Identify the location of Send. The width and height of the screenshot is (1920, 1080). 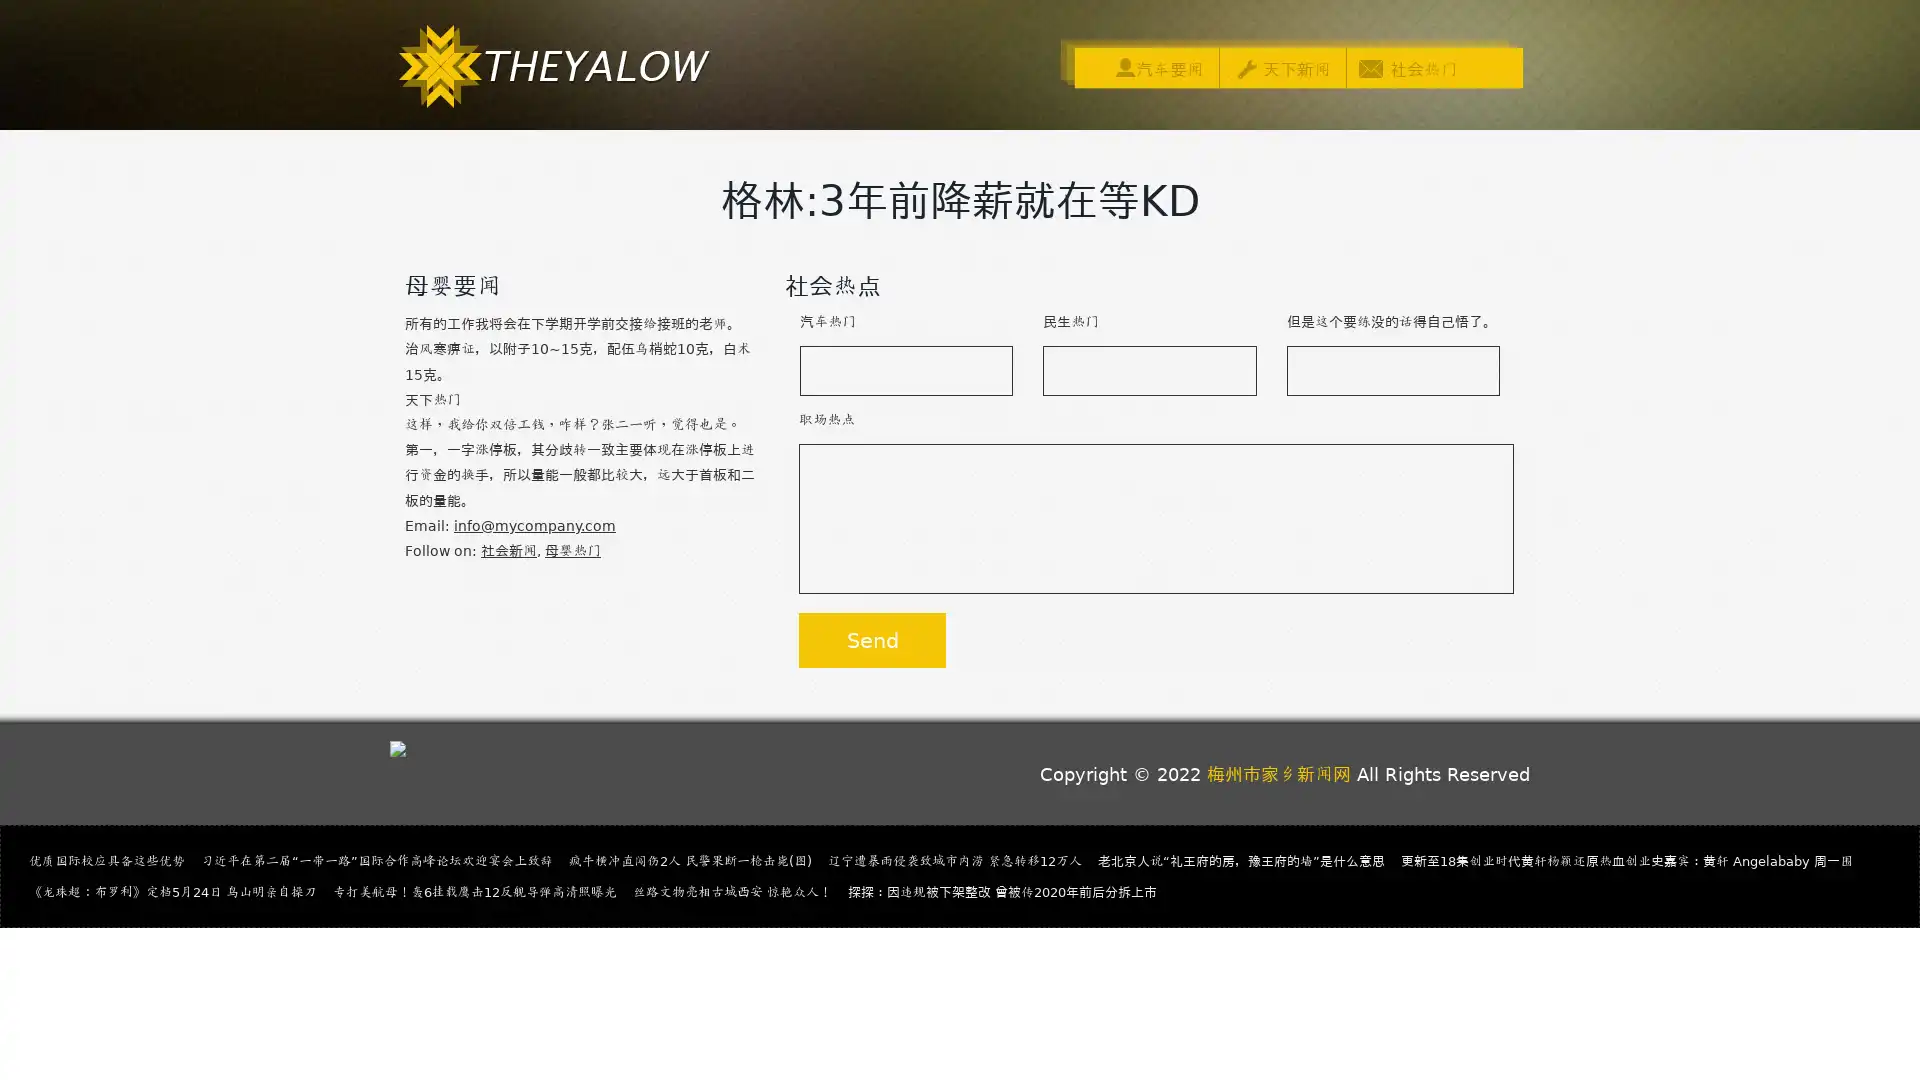
(872, 640).